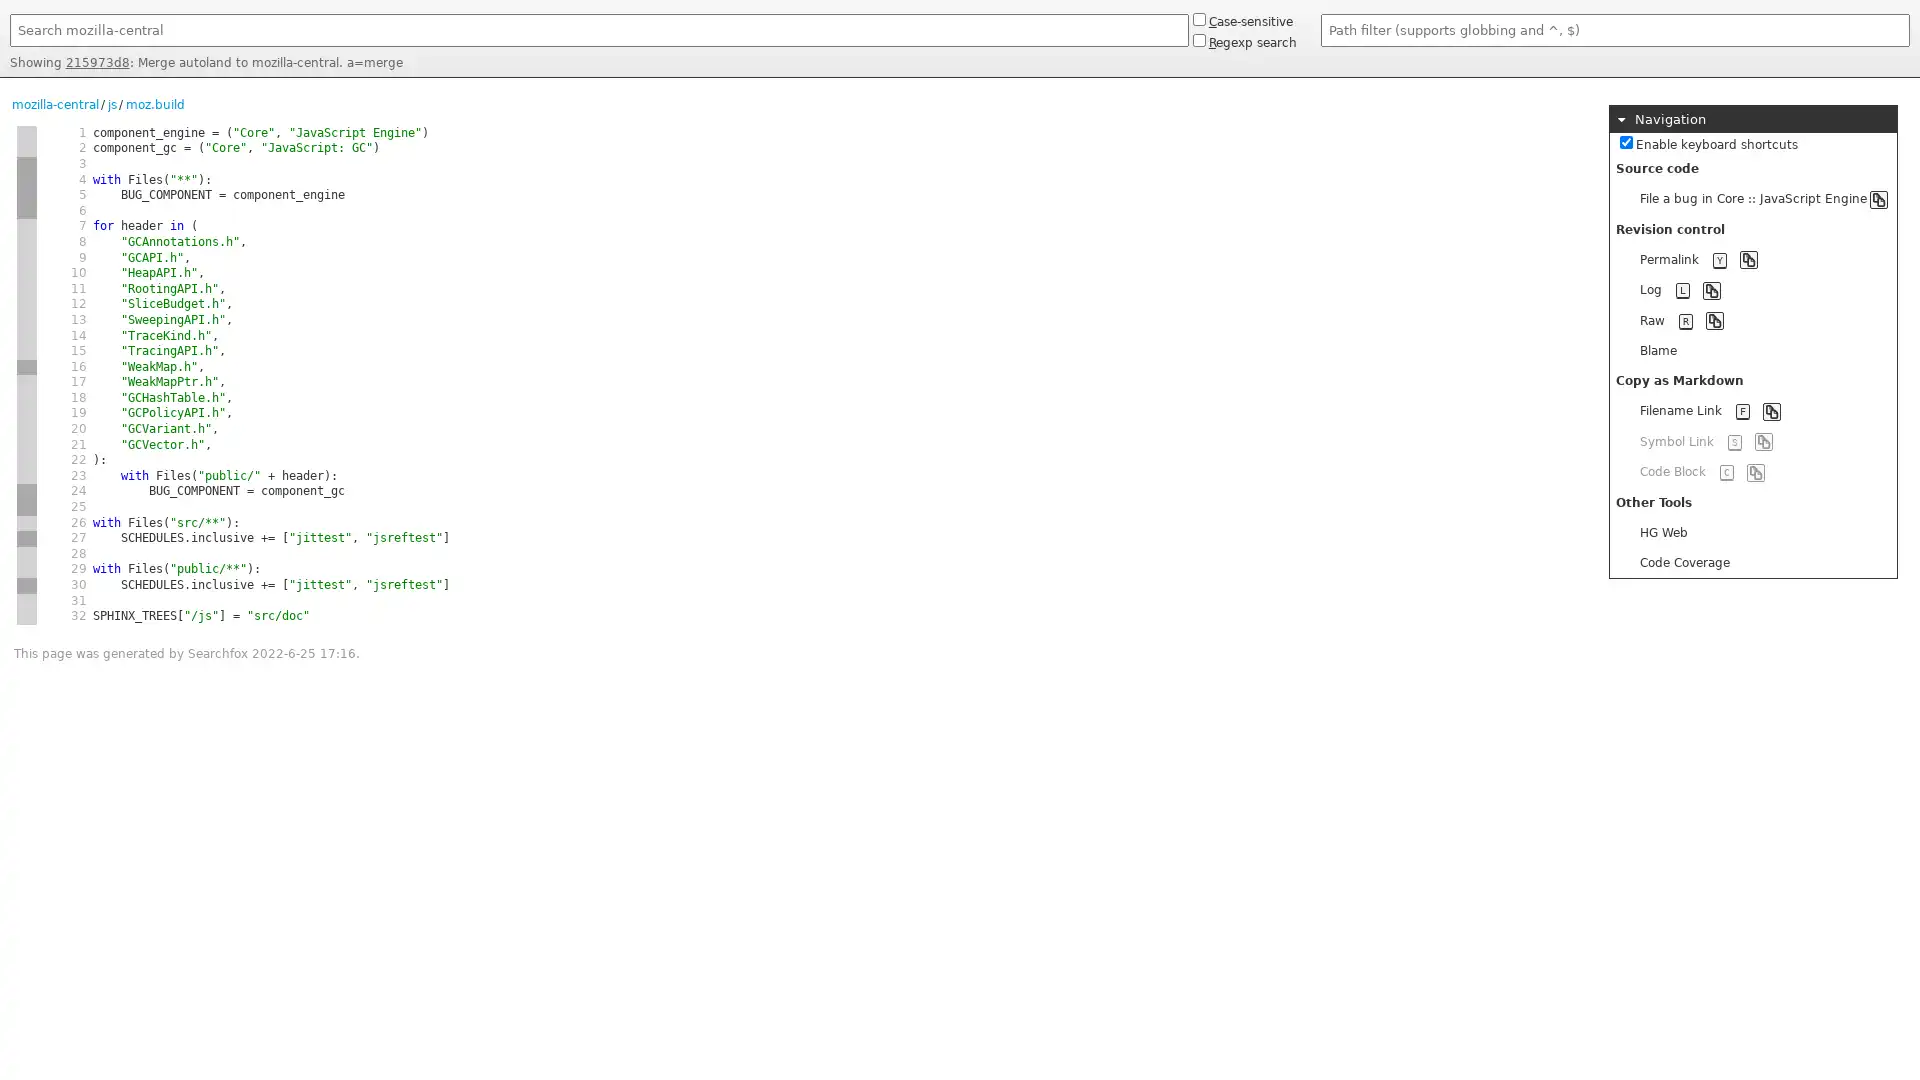 The height and width of the screenshot is (1080, 1920). I want to click on same hash 1, so click(27, 319).